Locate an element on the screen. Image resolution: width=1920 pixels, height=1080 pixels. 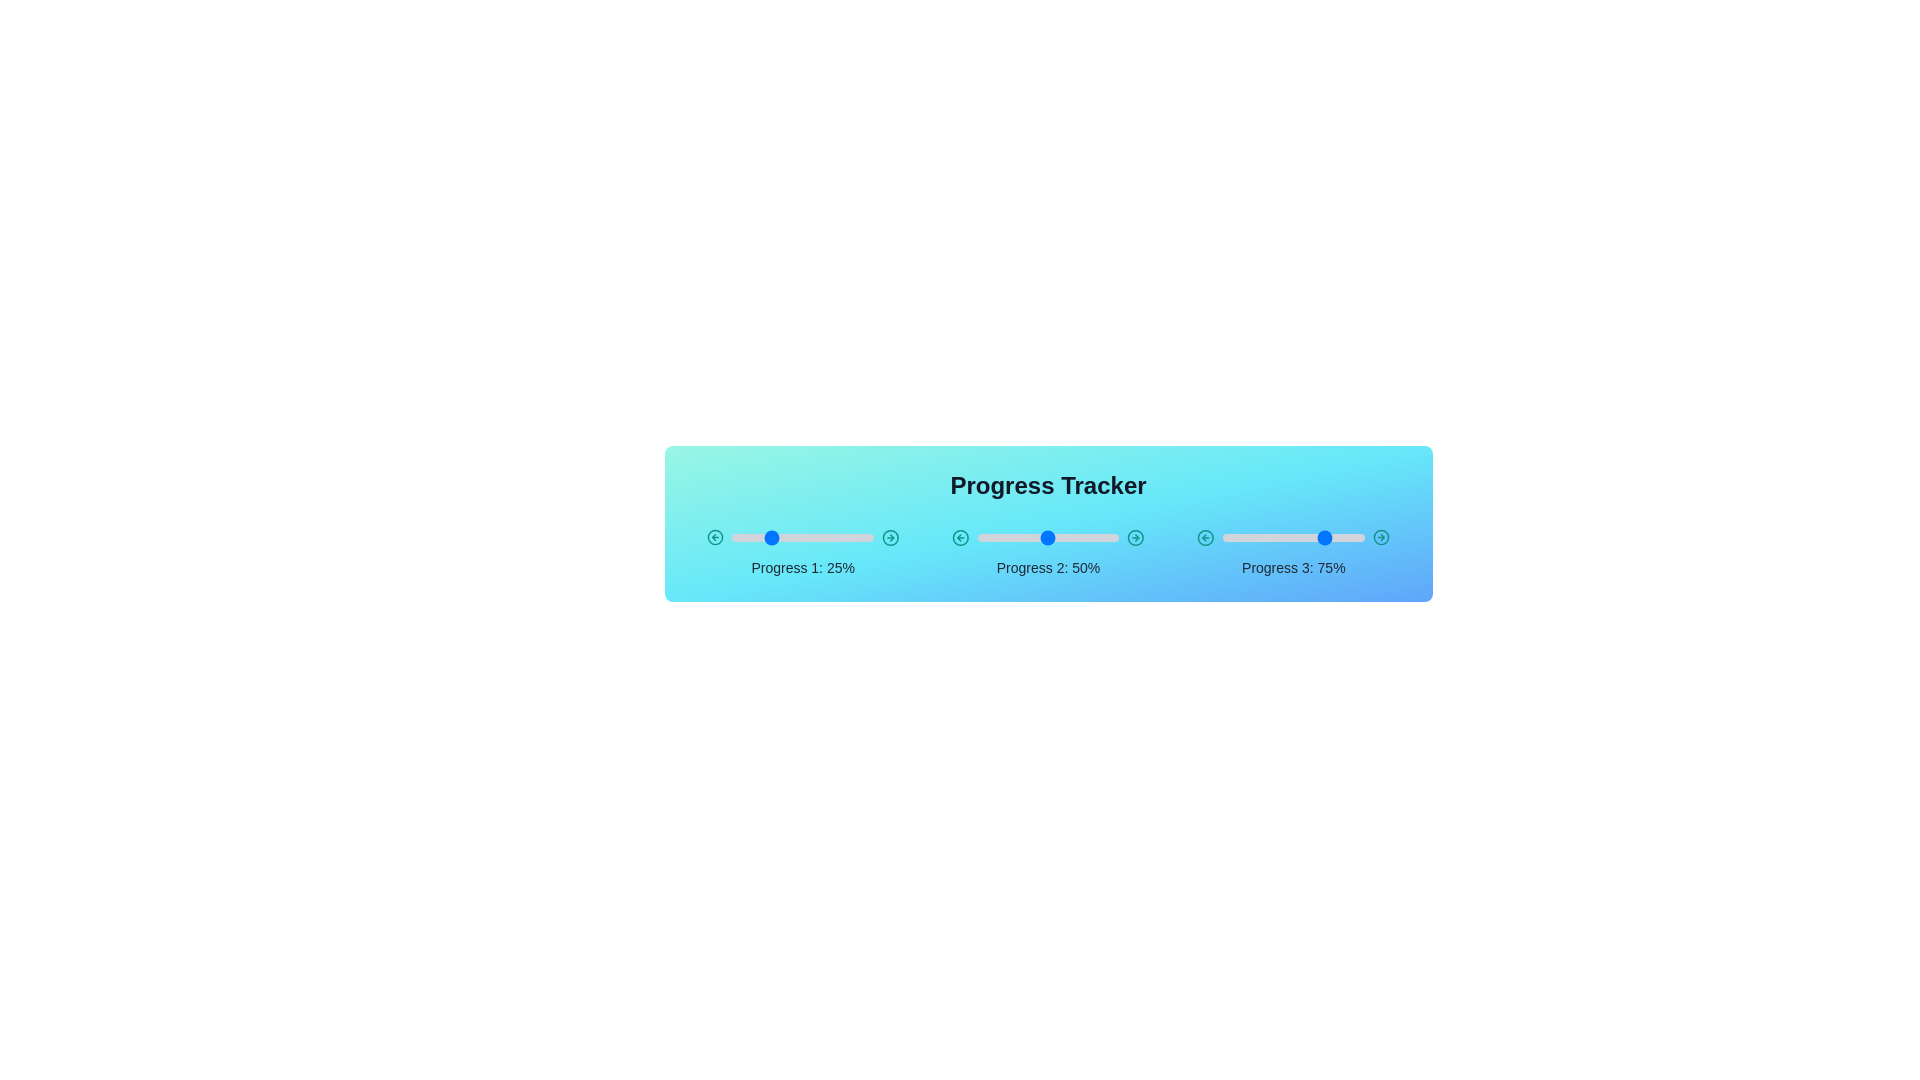
the left arrow of the slider for Progress 3 is located at coordinates (1205, 536).